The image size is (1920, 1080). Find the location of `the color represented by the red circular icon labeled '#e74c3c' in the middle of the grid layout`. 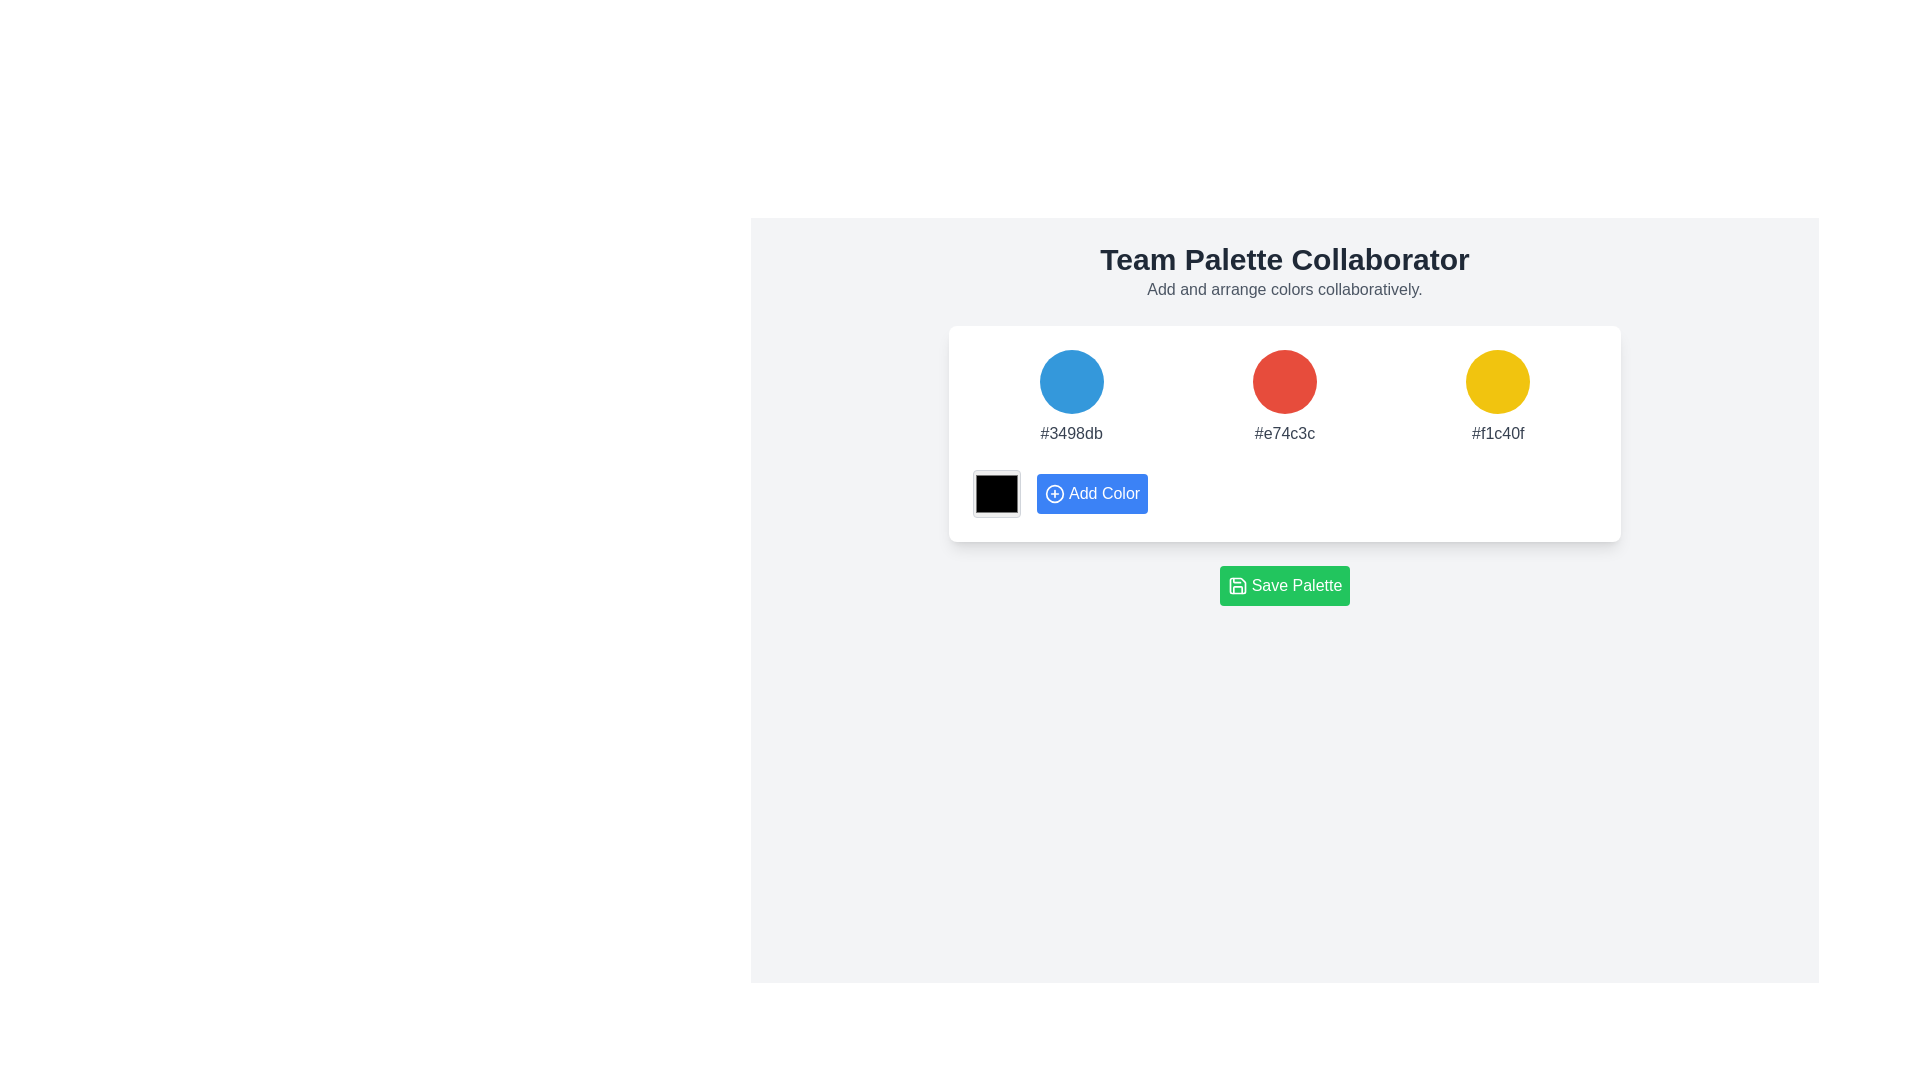

the color represented by the red circular icon labeled '#e74c3c' in the middle of the grid layout is located at coordinates (1285, 397).